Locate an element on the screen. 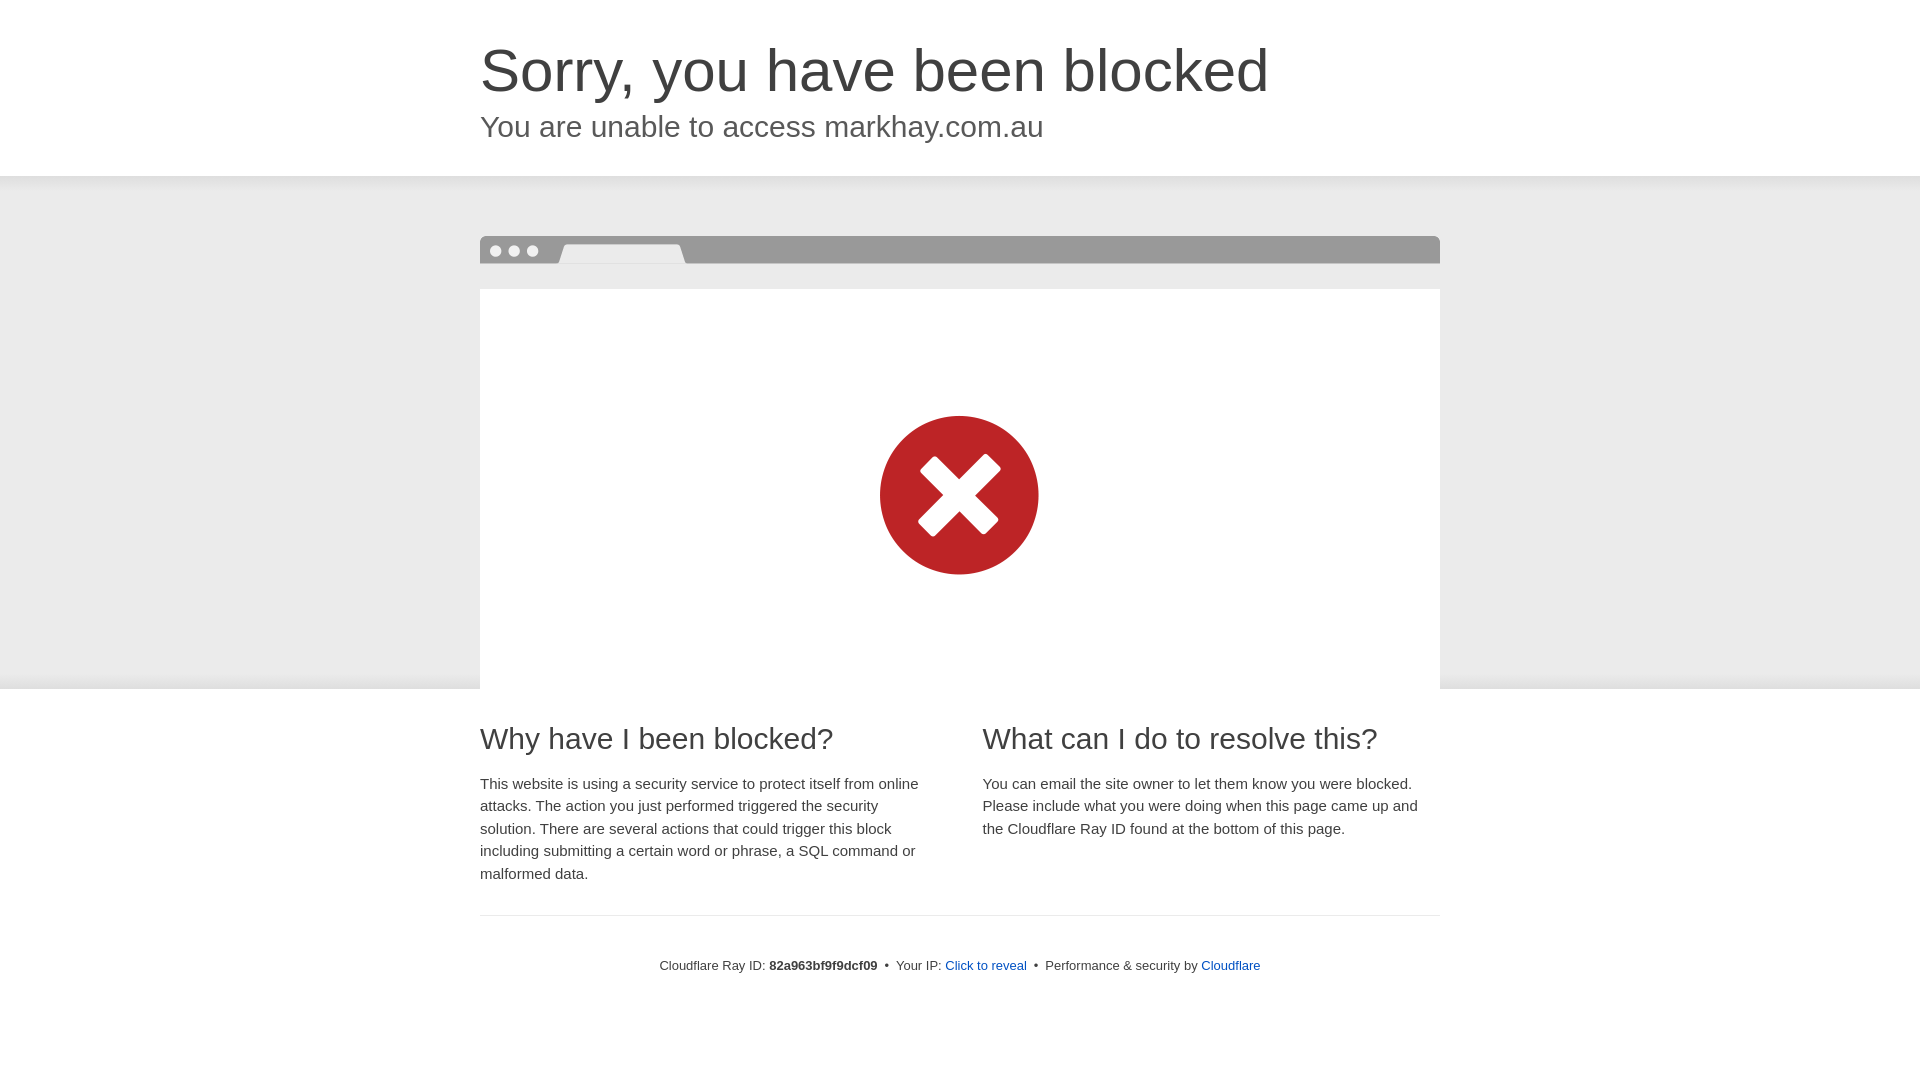  'Click to reveal' is located at coordinates (985, 964).